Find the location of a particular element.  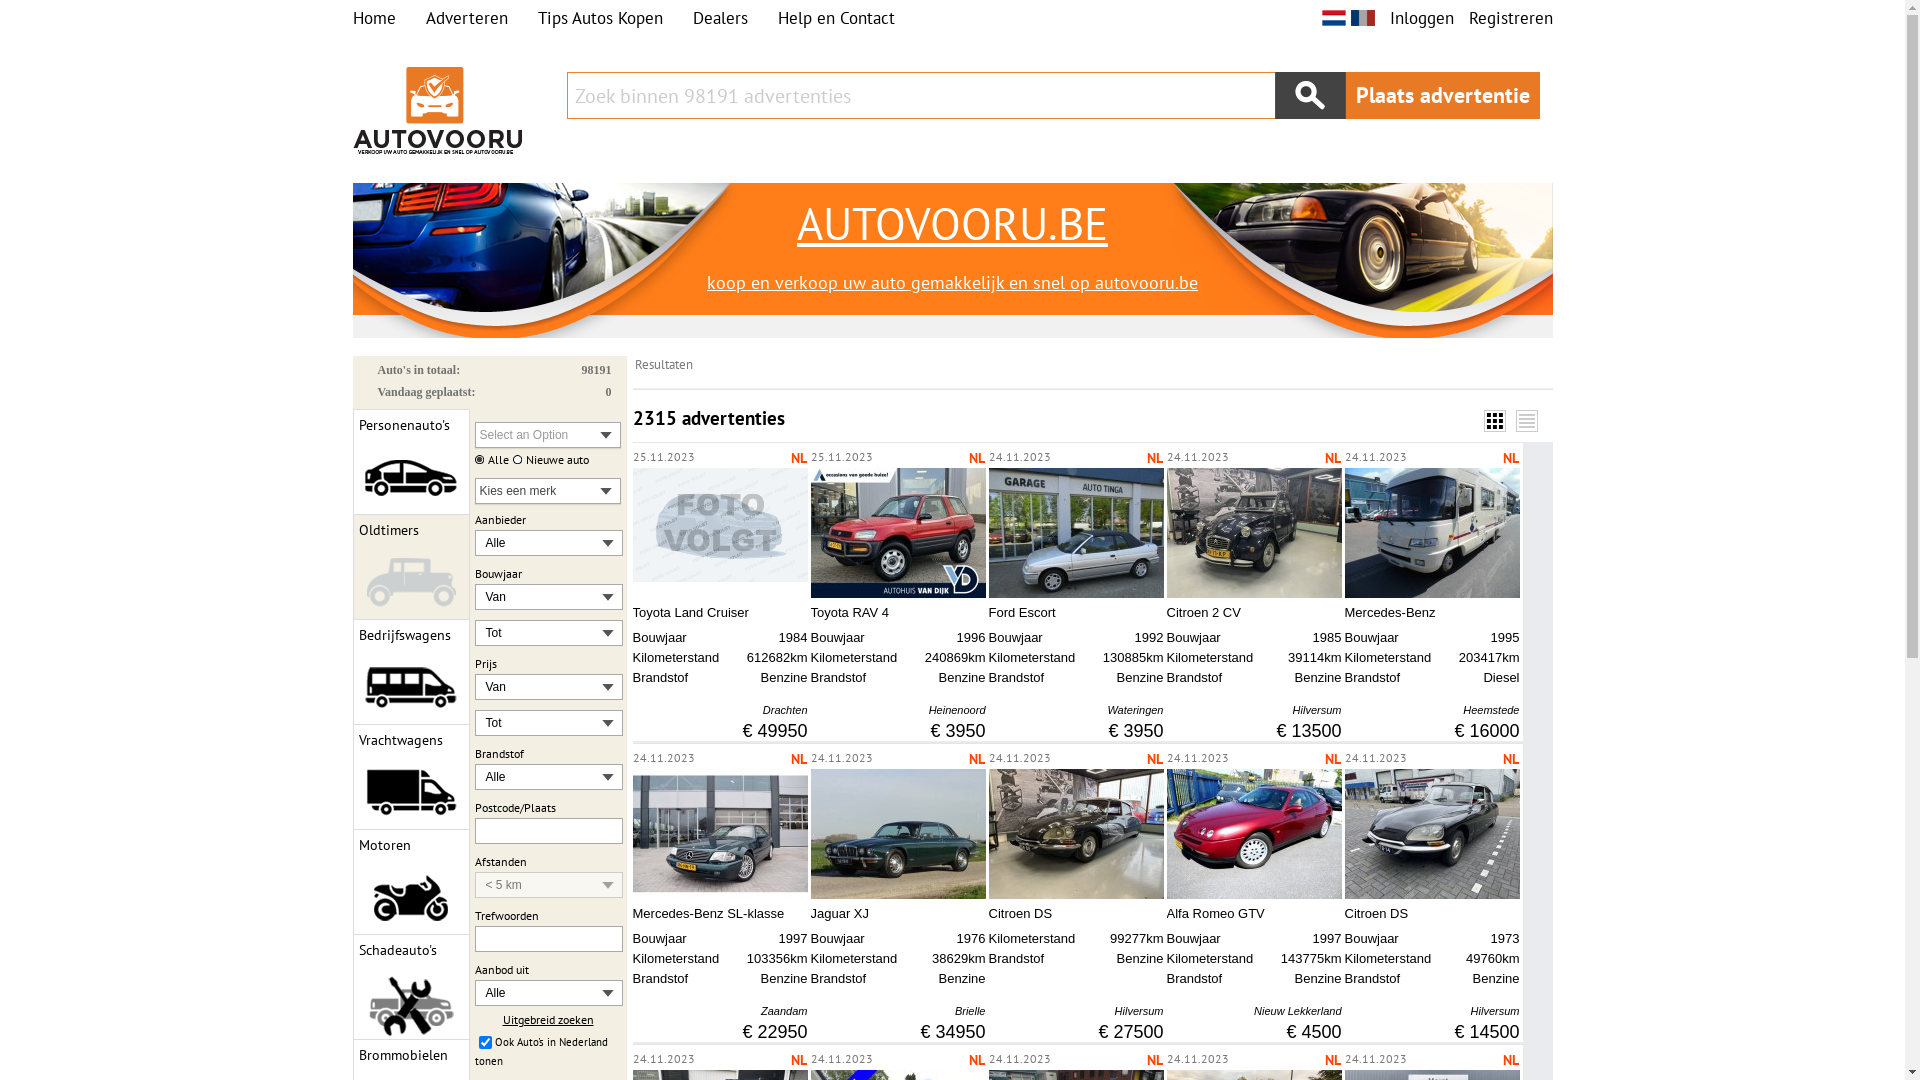

'Adverteren' is located at coordinates (425, 18).